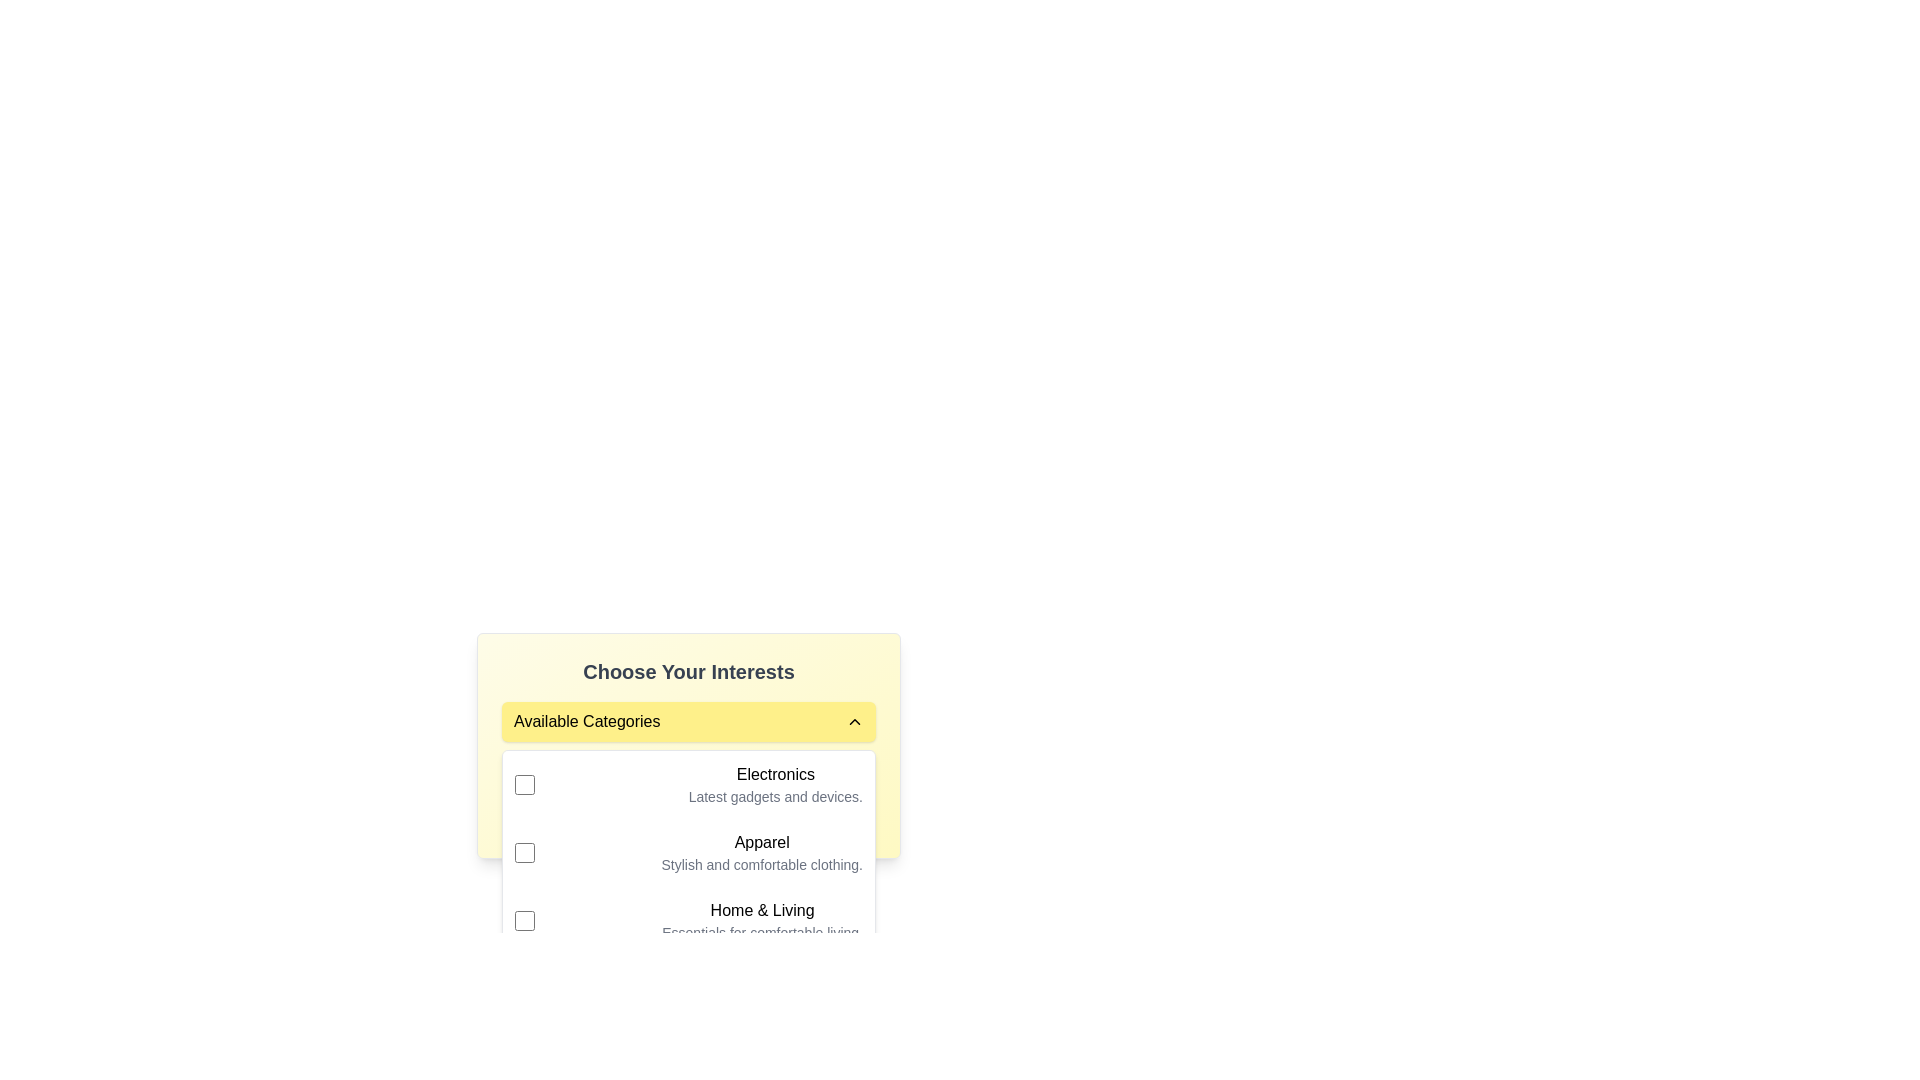 This screenshot has height=1080, width=1920. I want to click on the checkbox for the 'Apparel' category located, so click(524, 852).